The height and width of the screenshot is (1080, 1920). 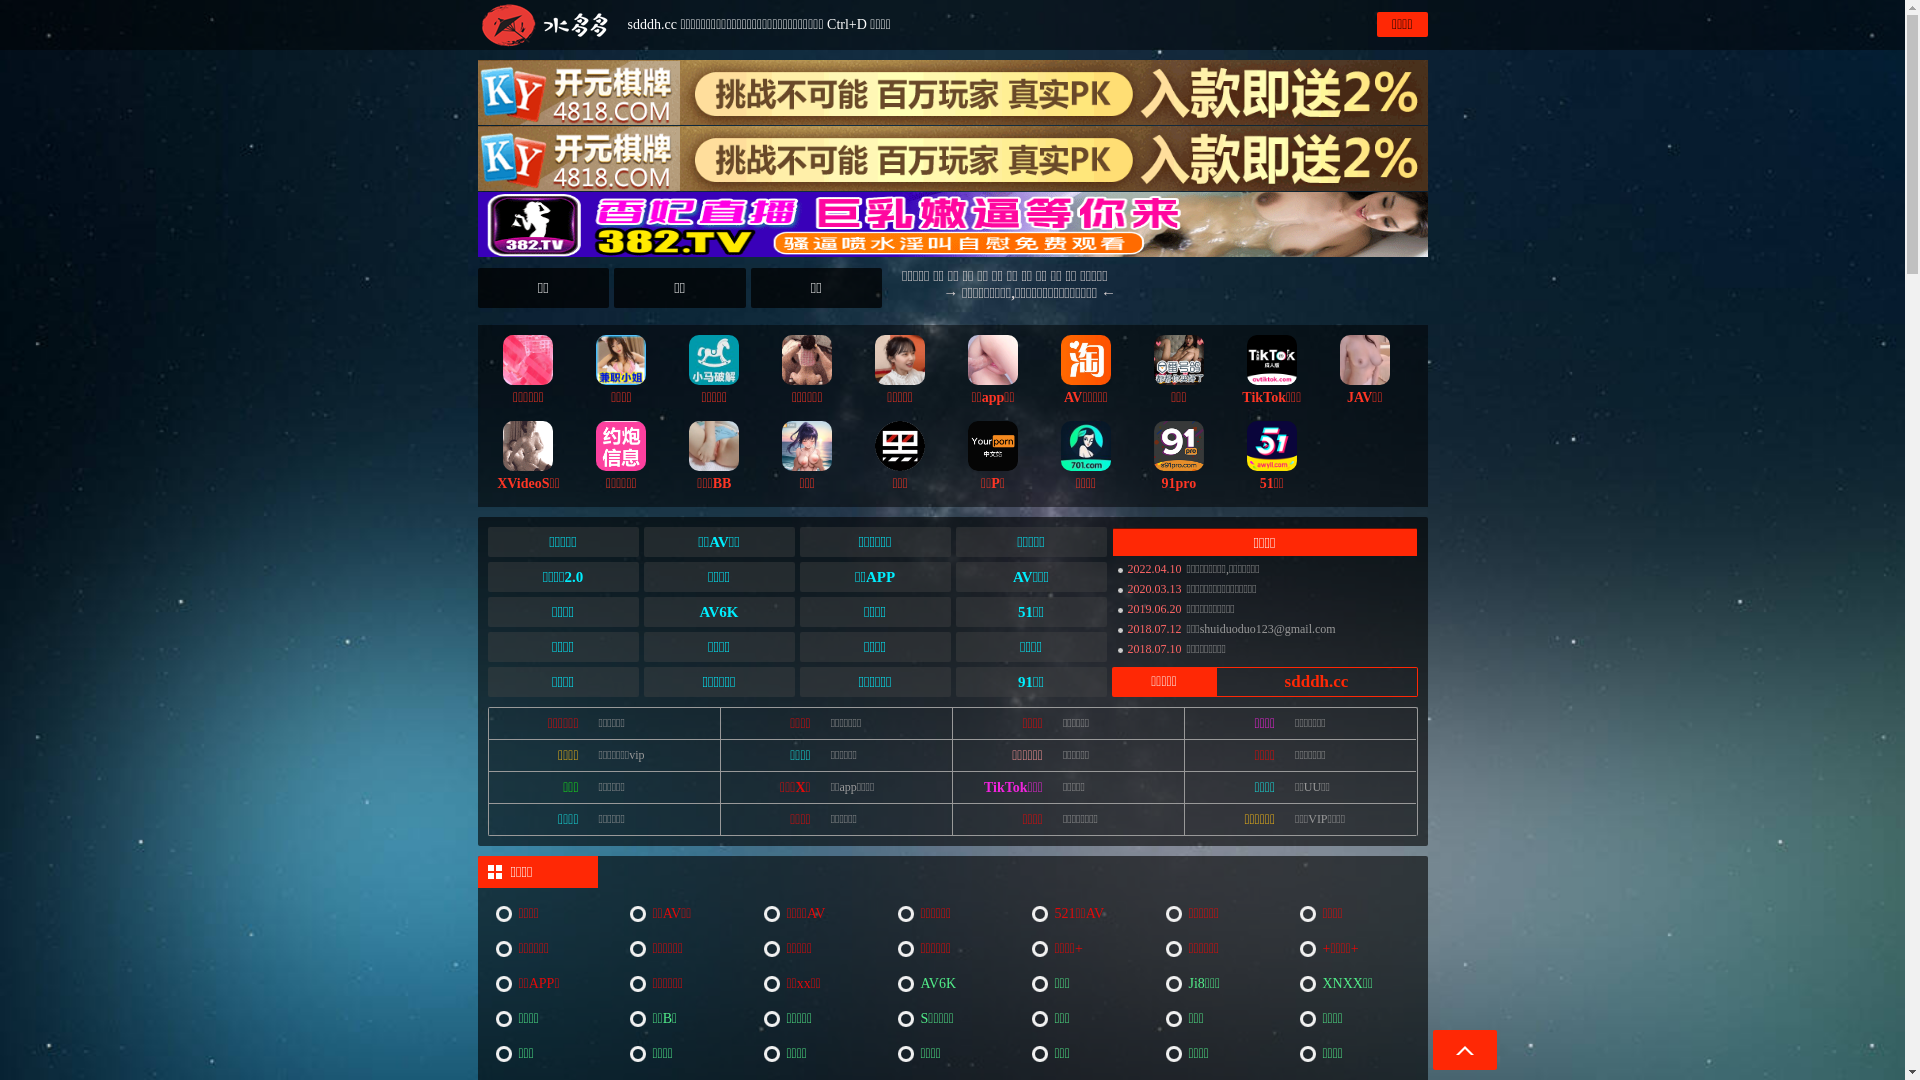 What do you see at coordinates (1179, 453) in the screenshot?
I see `'91pro'` at bounding box center [1179, 453].